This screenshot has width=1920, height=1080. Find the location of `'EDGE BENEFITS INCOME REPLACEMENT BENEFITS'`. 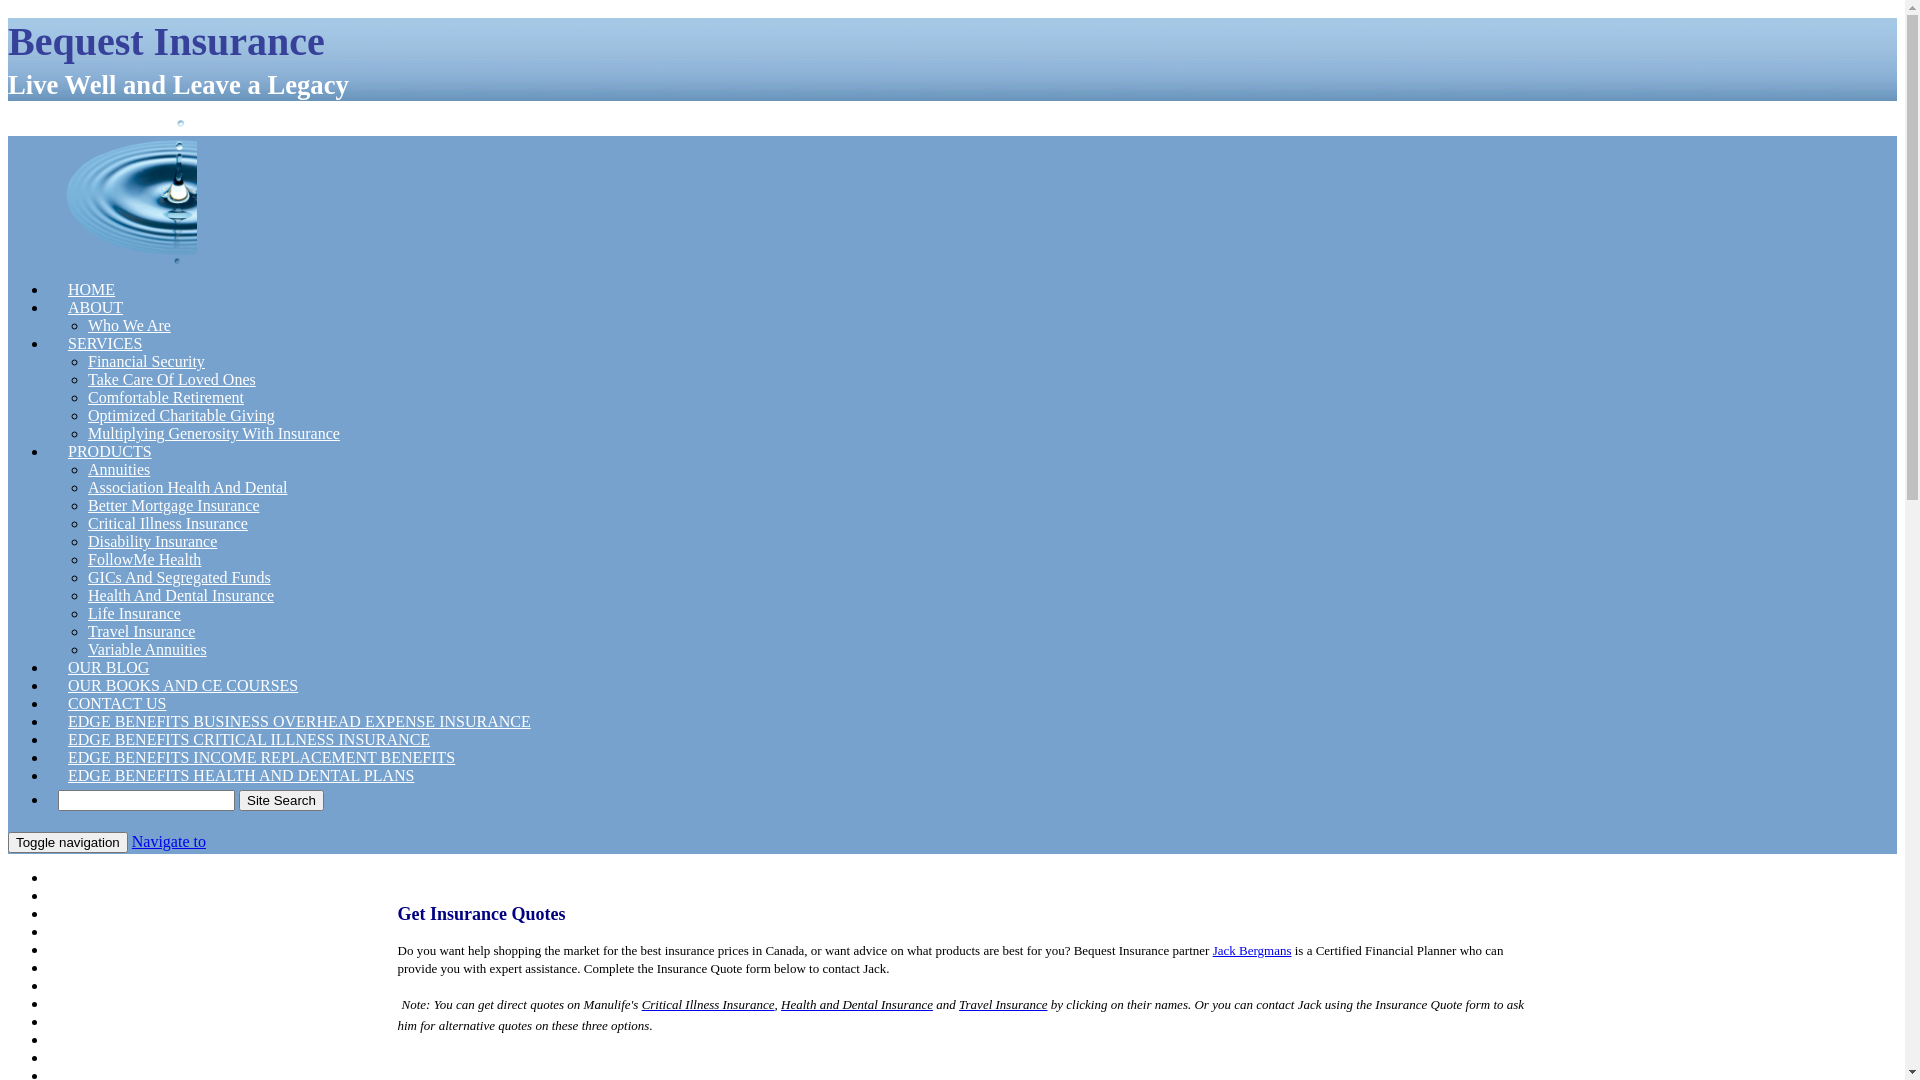

'EDGE BENEFITS INCOME REPLACEMENT BENEFITS' is located at coordinates (260, 757).